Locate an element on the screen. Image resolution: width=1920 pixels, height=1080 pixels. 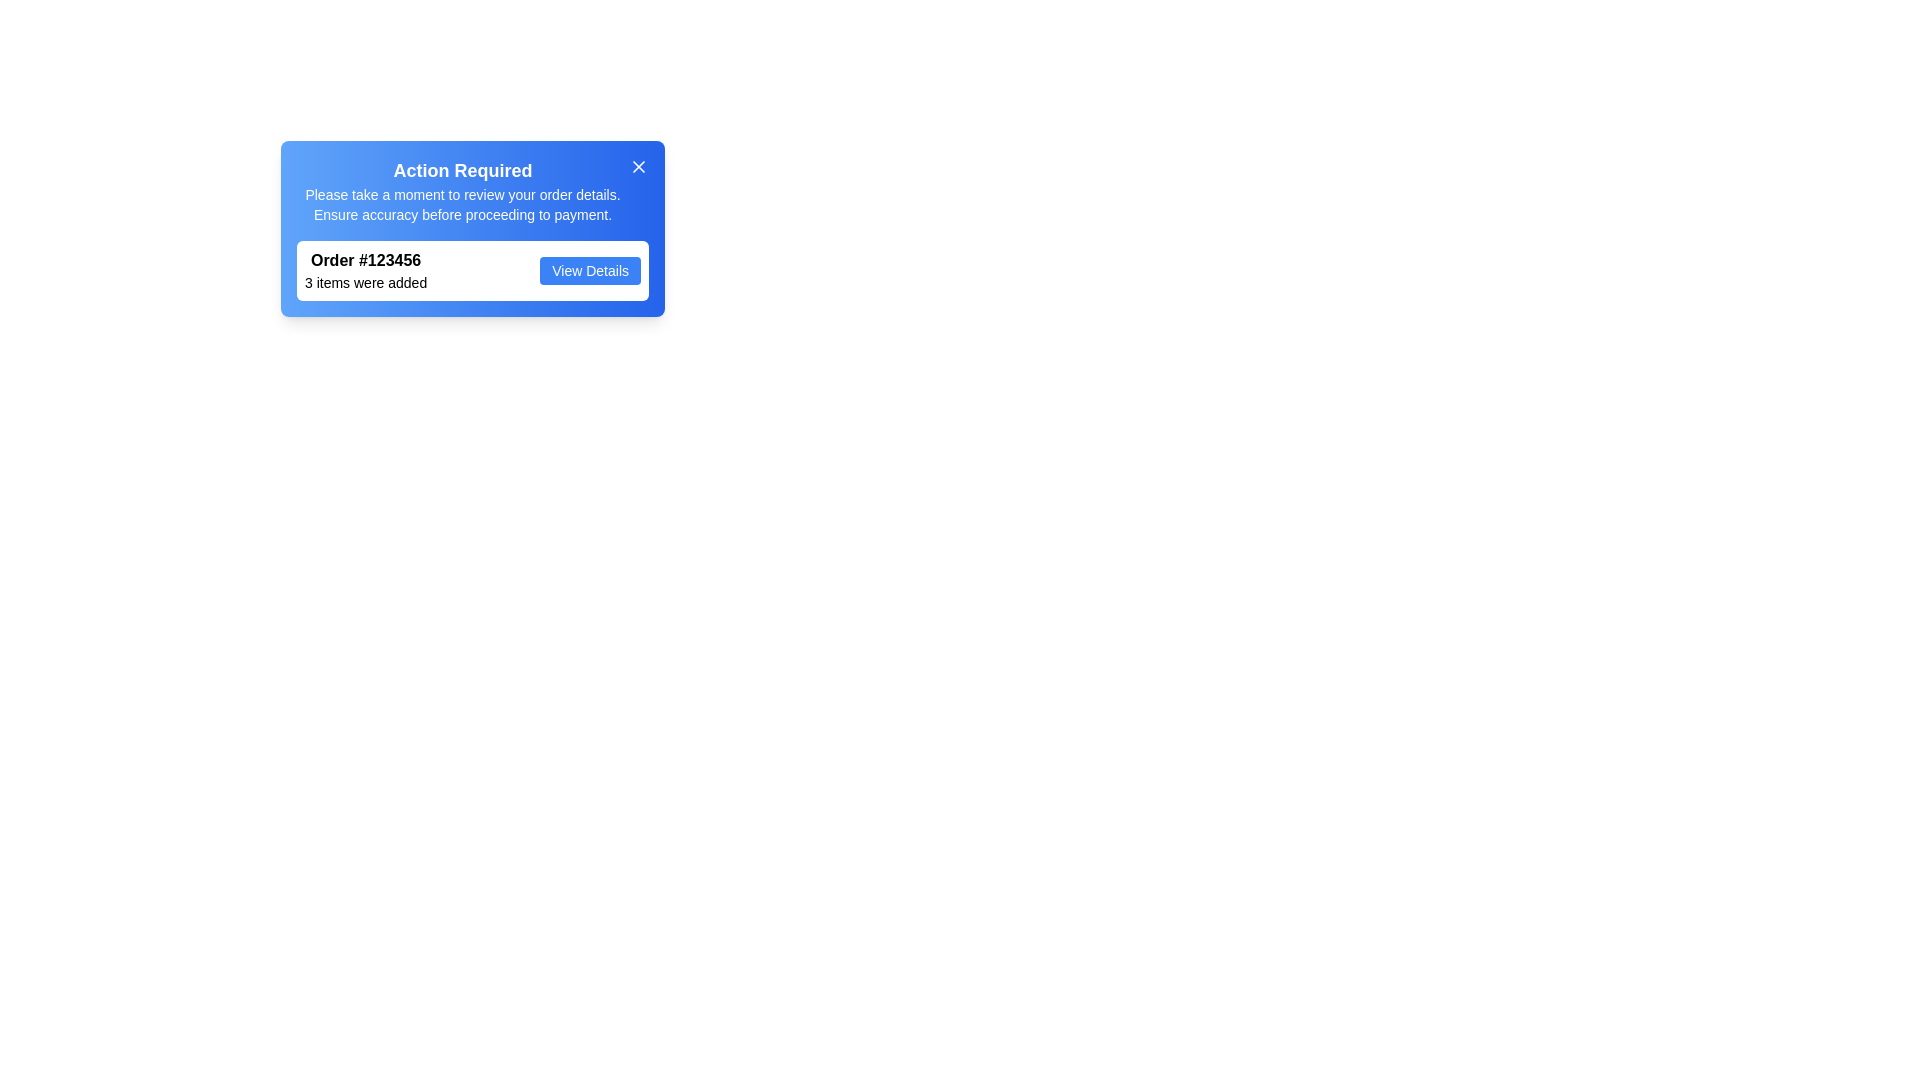
informational text block that displays 'Action Required' and the accompanying message about reviewing order details before payment is located at coordinates (461, 191).